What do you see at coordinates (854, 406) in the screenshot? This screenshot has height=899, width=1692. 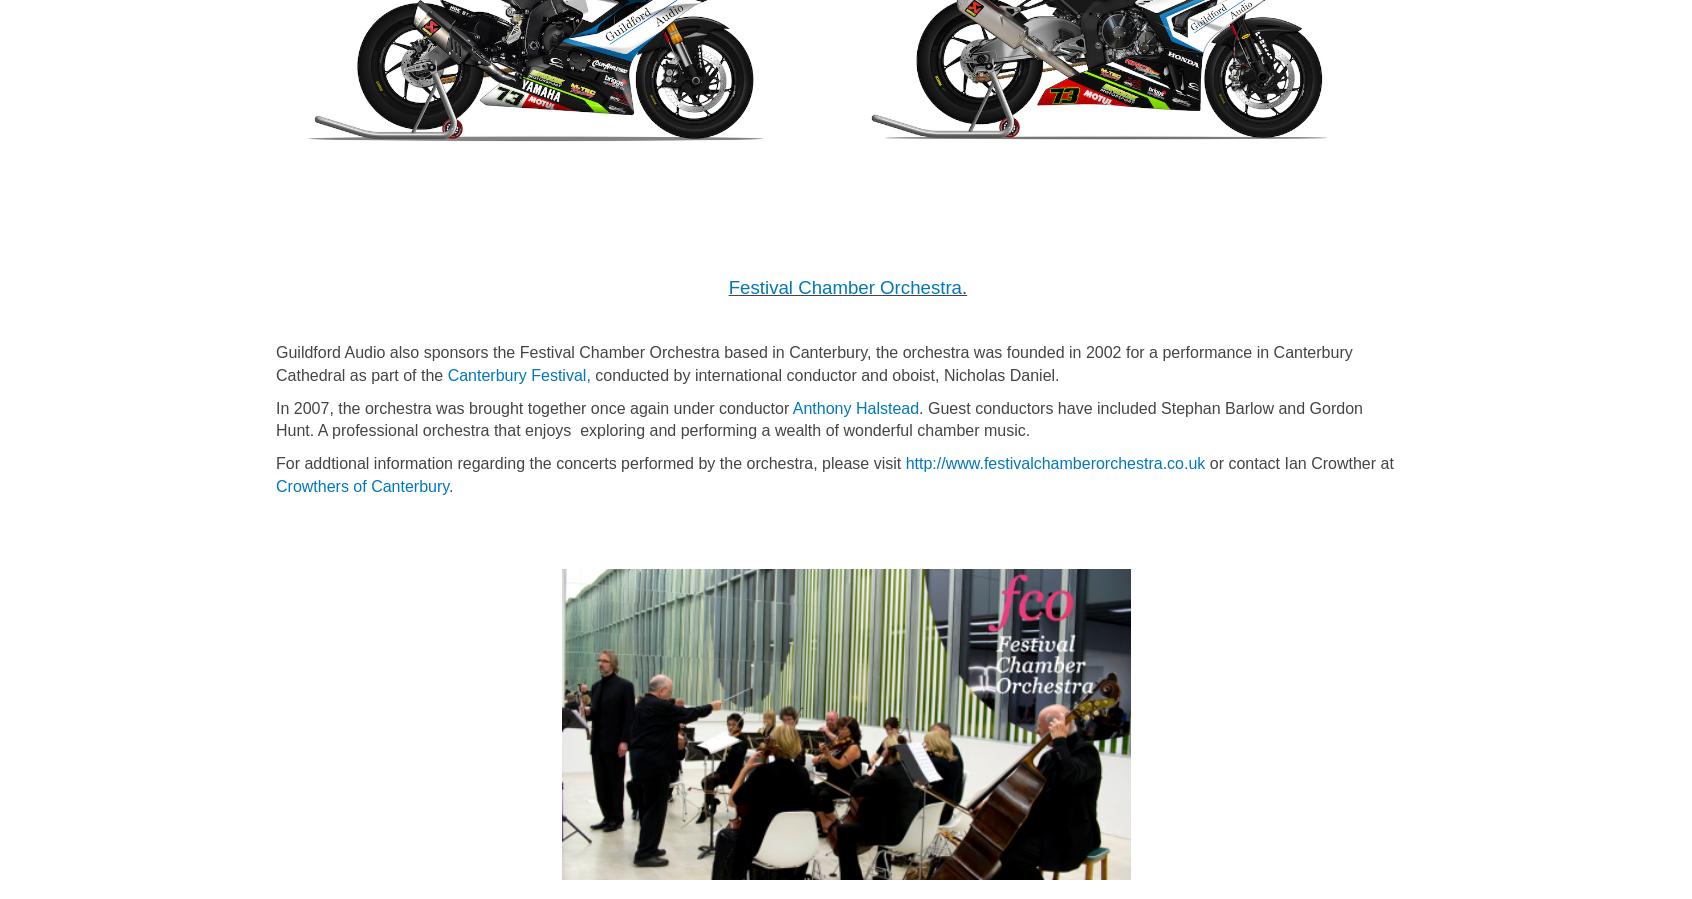 I see `'Anthony Halstead'` at bounding box center [854, 406].